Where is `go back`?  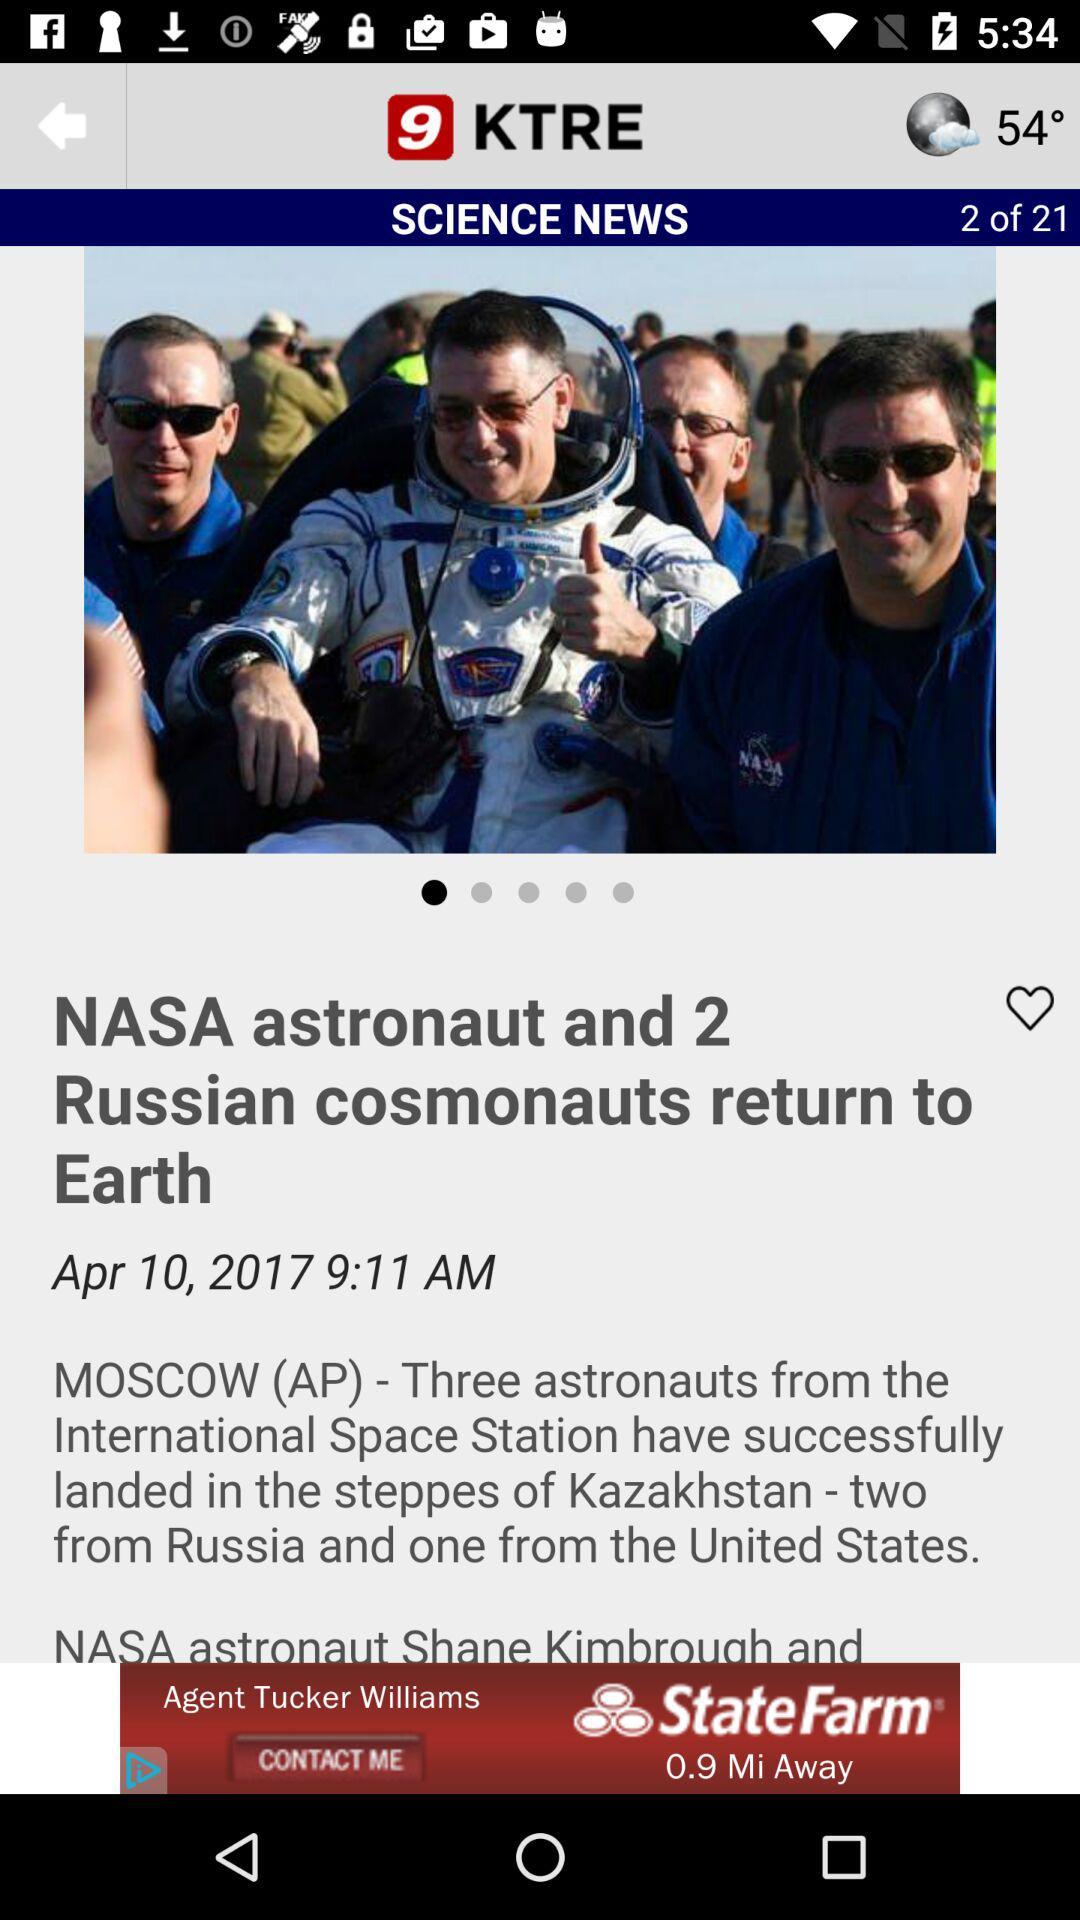 go back is located at coordinates (61, 124).